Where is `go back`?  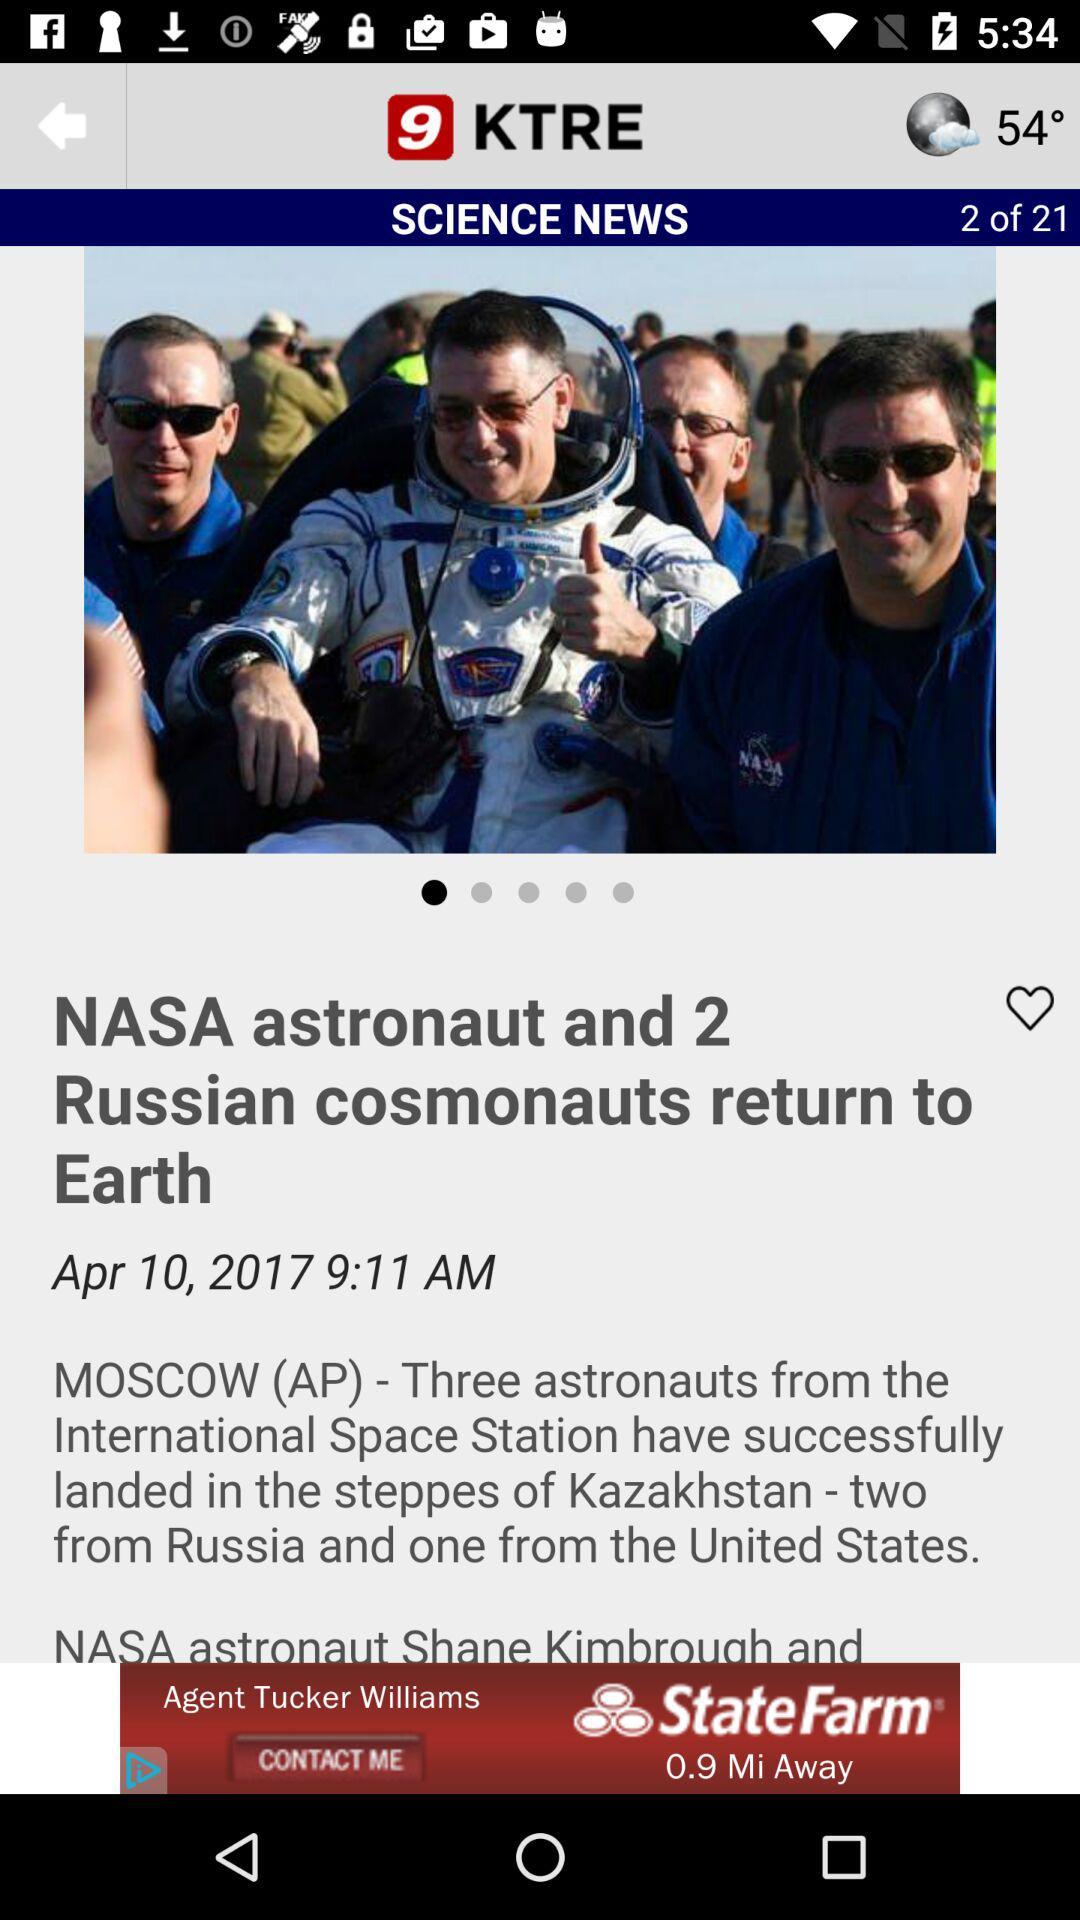 go back is located at coordinates (61, 124).